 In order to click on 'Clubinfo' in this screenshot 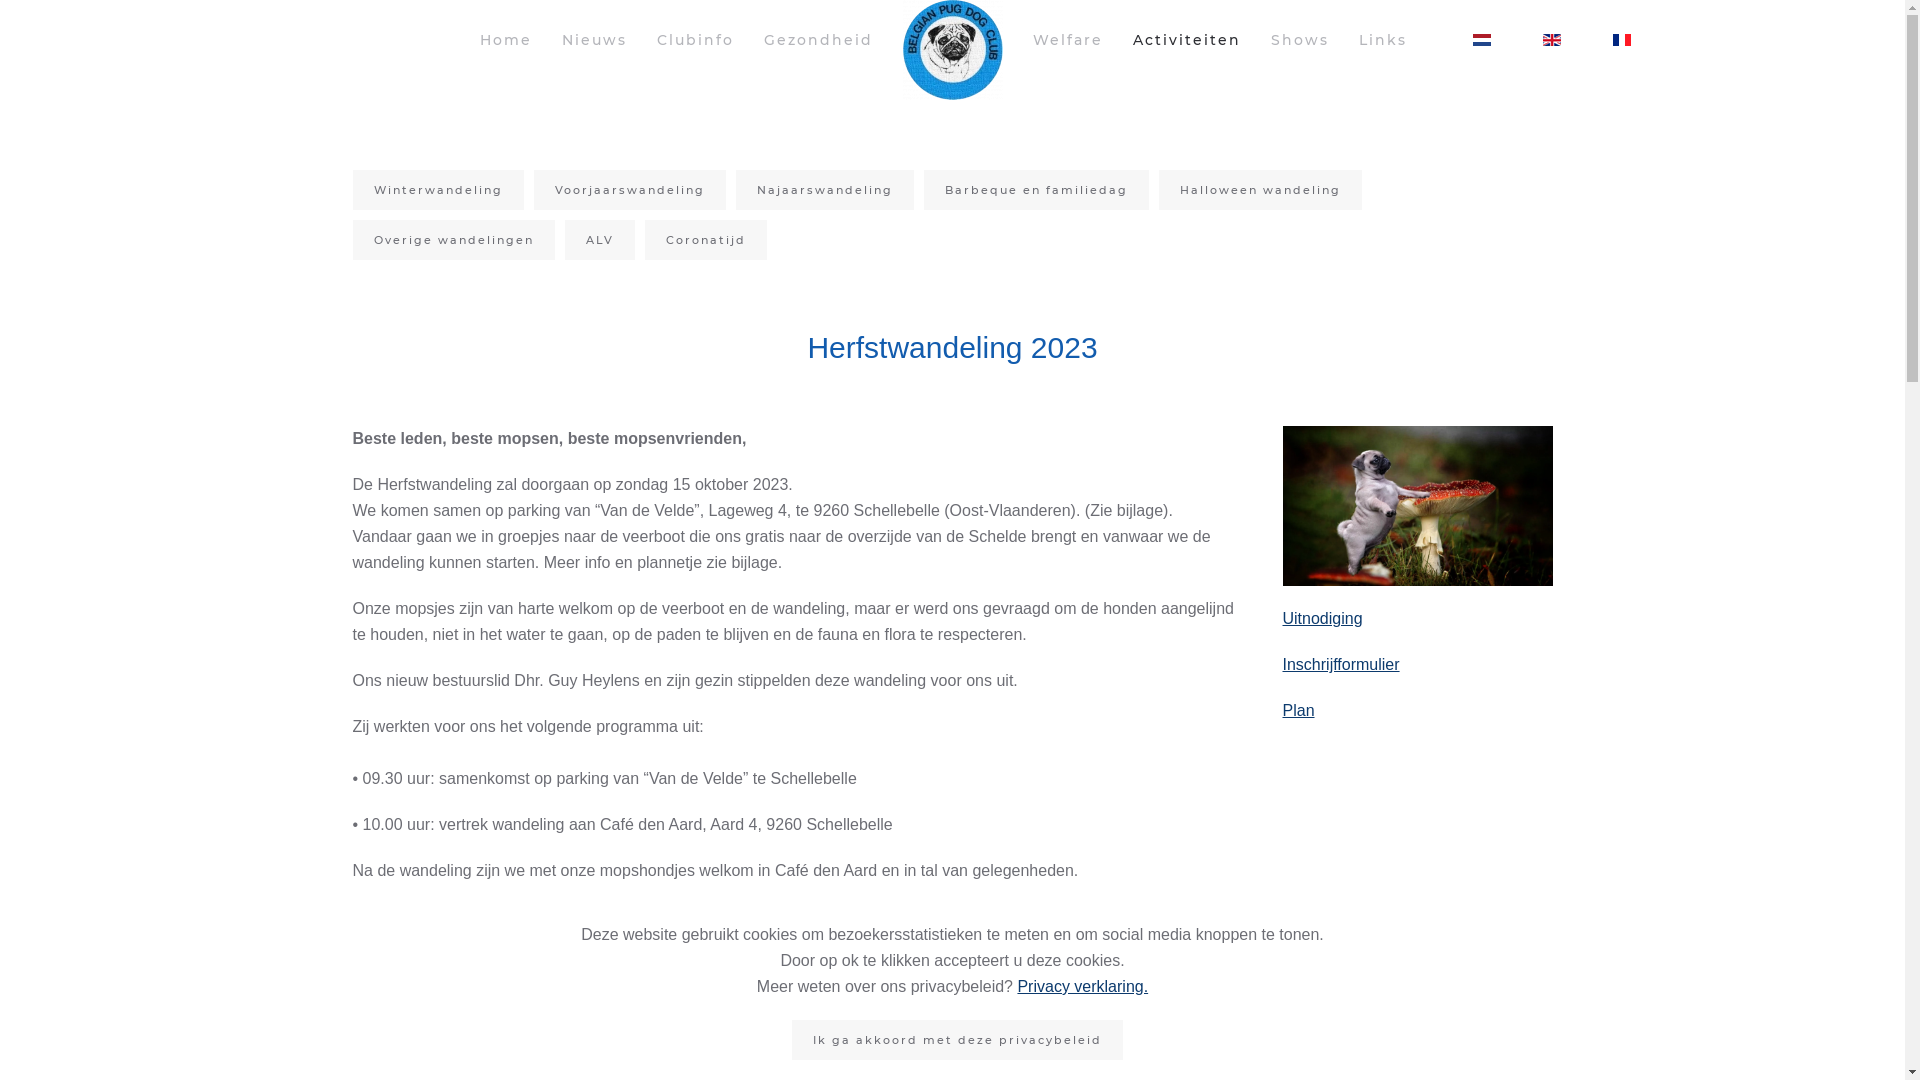, I will do `click(694, 39)`.